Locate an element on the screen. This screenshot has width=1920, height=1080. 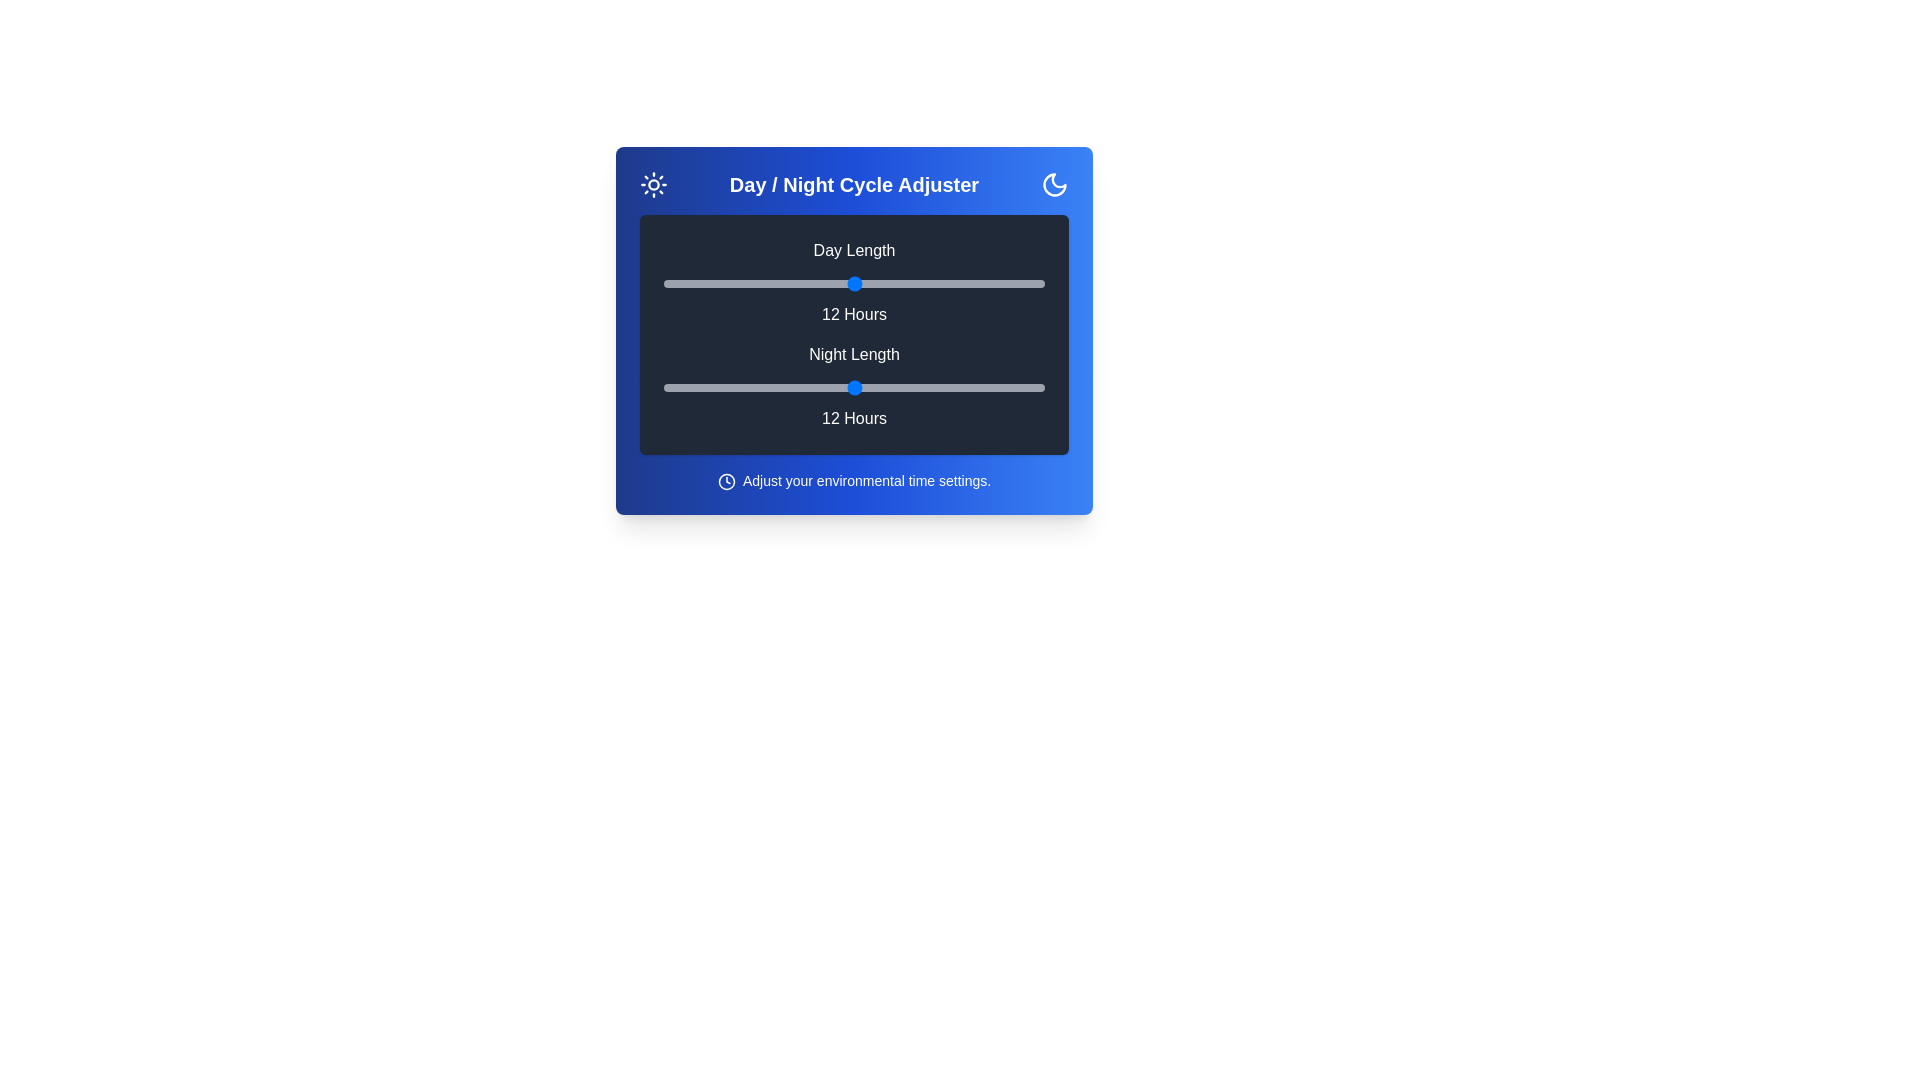
the 'Night Length' slider to 14 hours is located at coordinates (916, 388).